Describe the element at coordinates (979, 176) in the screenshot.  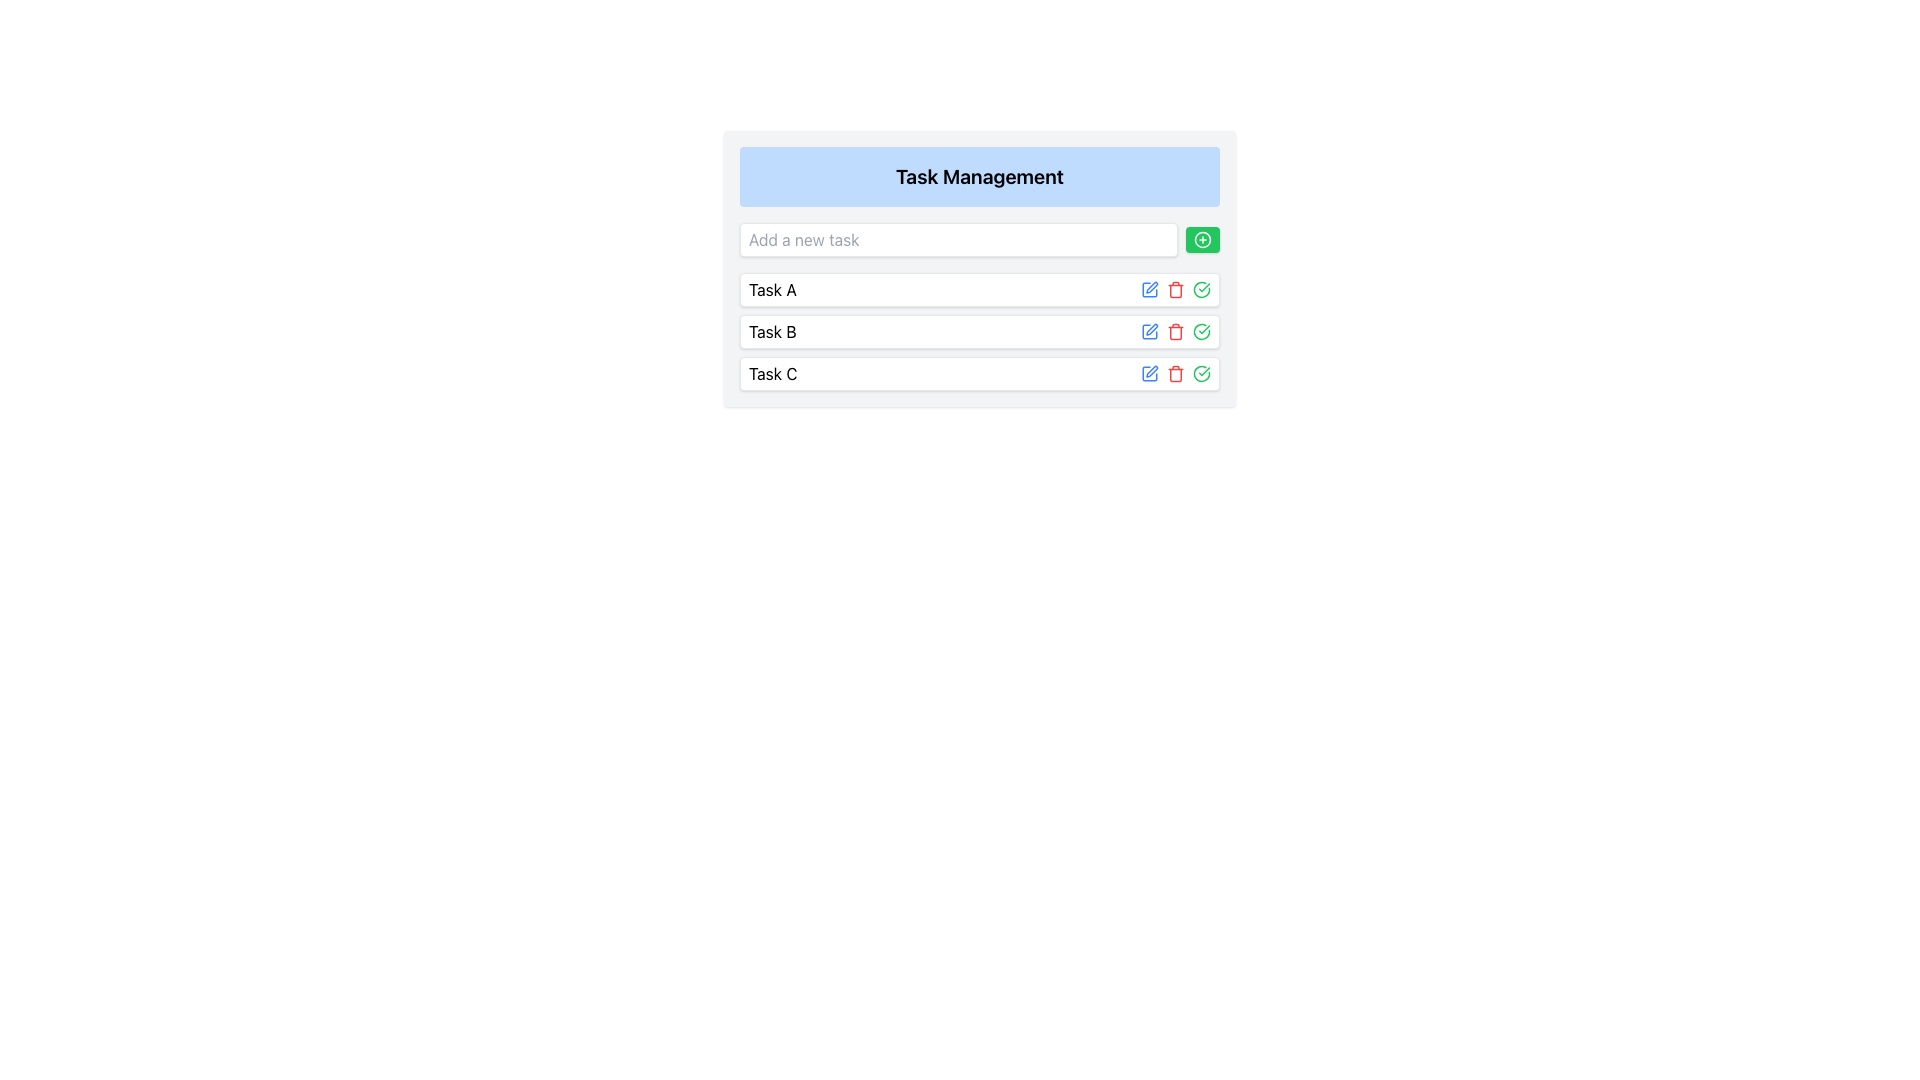
I see `the section header that provides a title for the task management area, located directly above the 'Add a new task' input field` at that location.